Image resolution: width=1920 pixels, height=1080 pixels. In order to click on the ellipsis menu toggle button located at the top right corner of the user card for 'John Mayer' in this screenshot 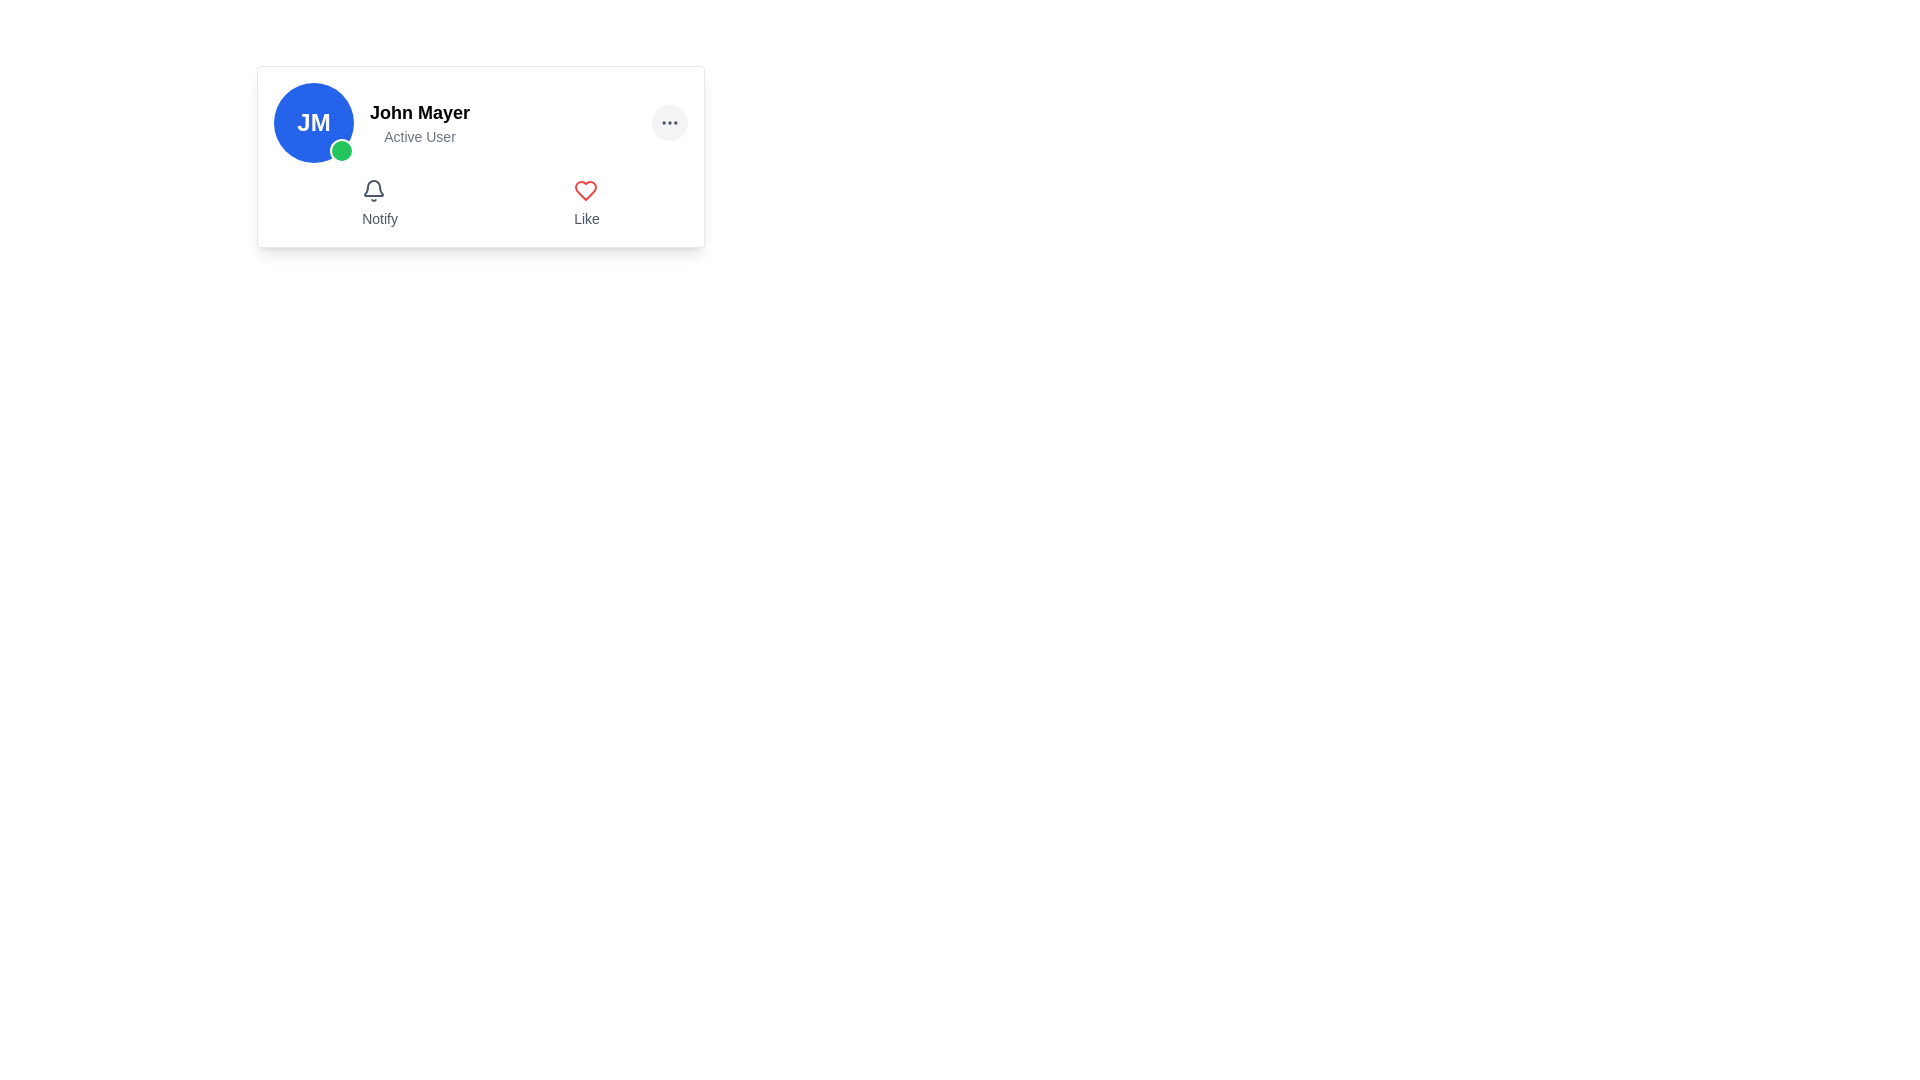, I will do `click(670, 123)`.